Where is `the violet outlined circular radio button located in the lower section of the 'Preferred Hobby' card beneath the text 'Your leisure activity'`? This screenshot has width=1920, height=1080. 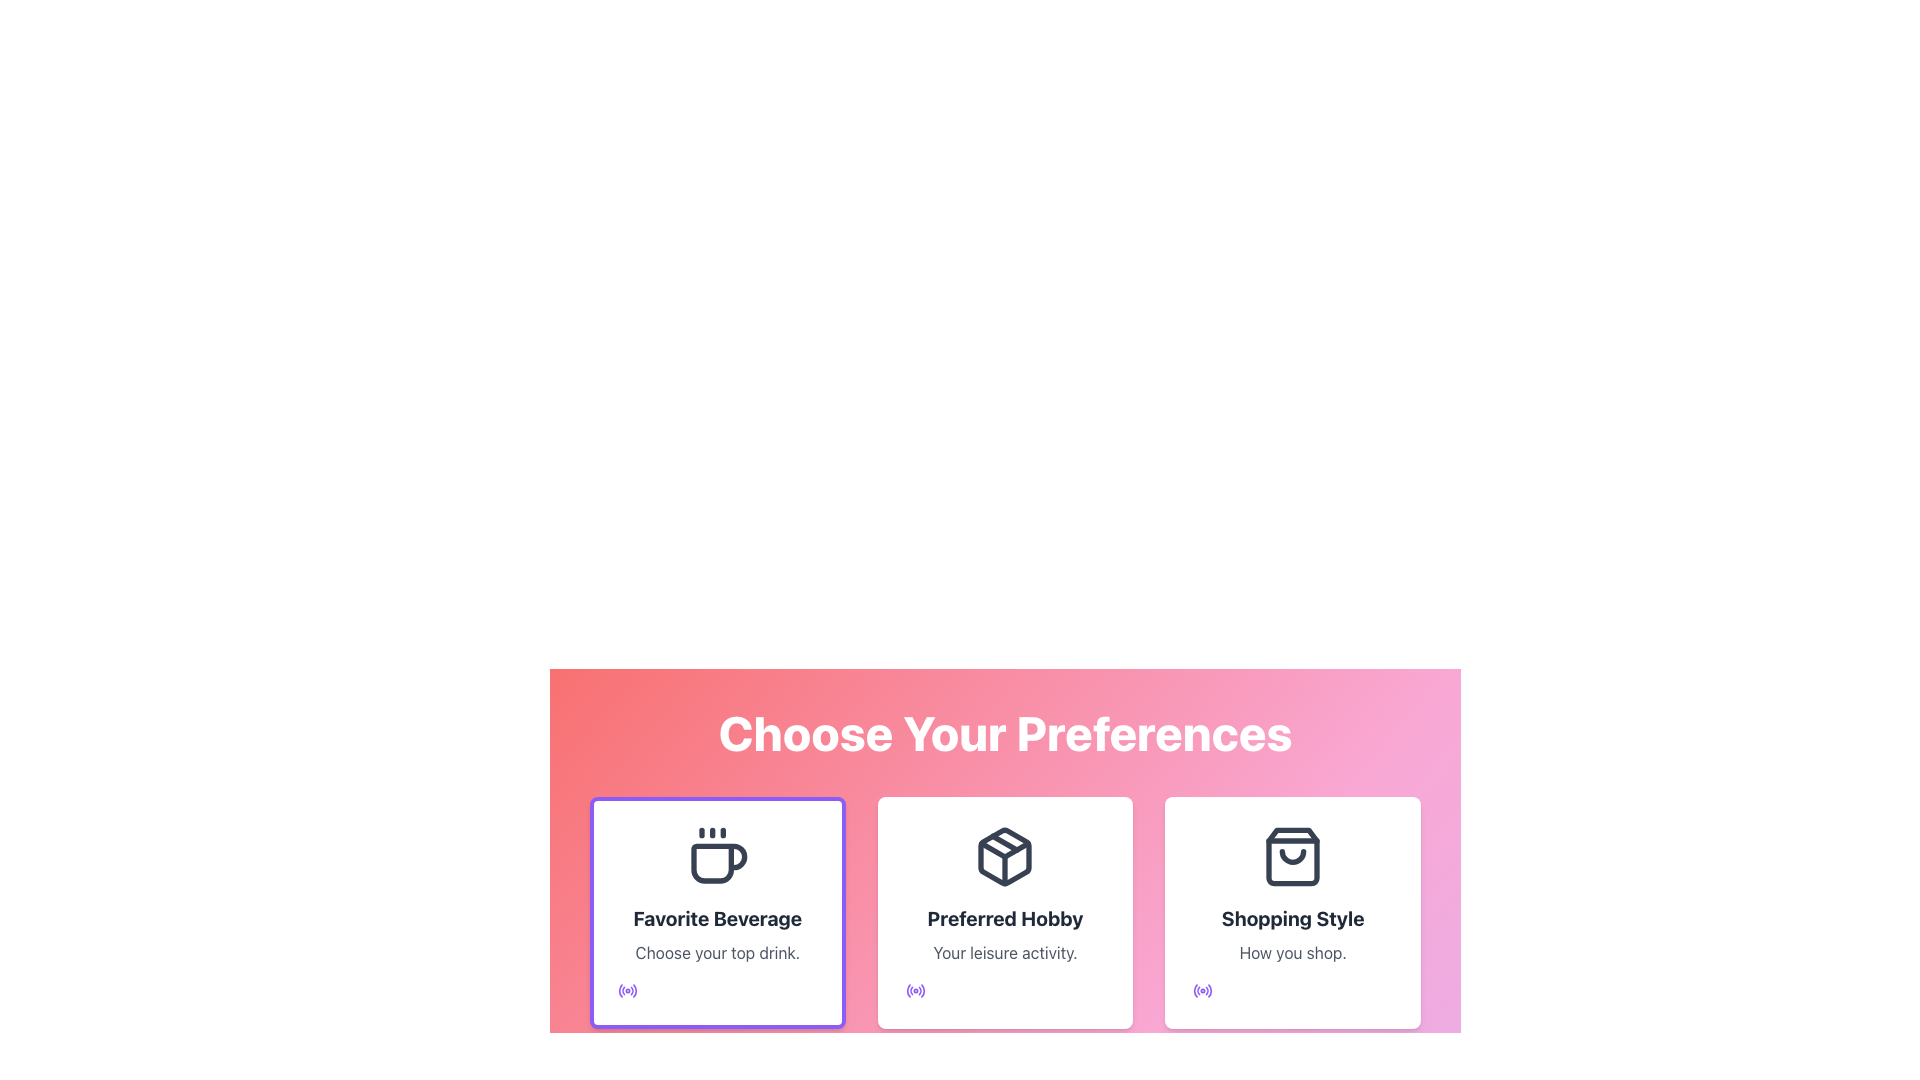
the violet outlined circular radio button located in the lower section of the 'Preferred Hobby' card beneath the text 'Your leisure activity' is located at coordinates (914, 991).